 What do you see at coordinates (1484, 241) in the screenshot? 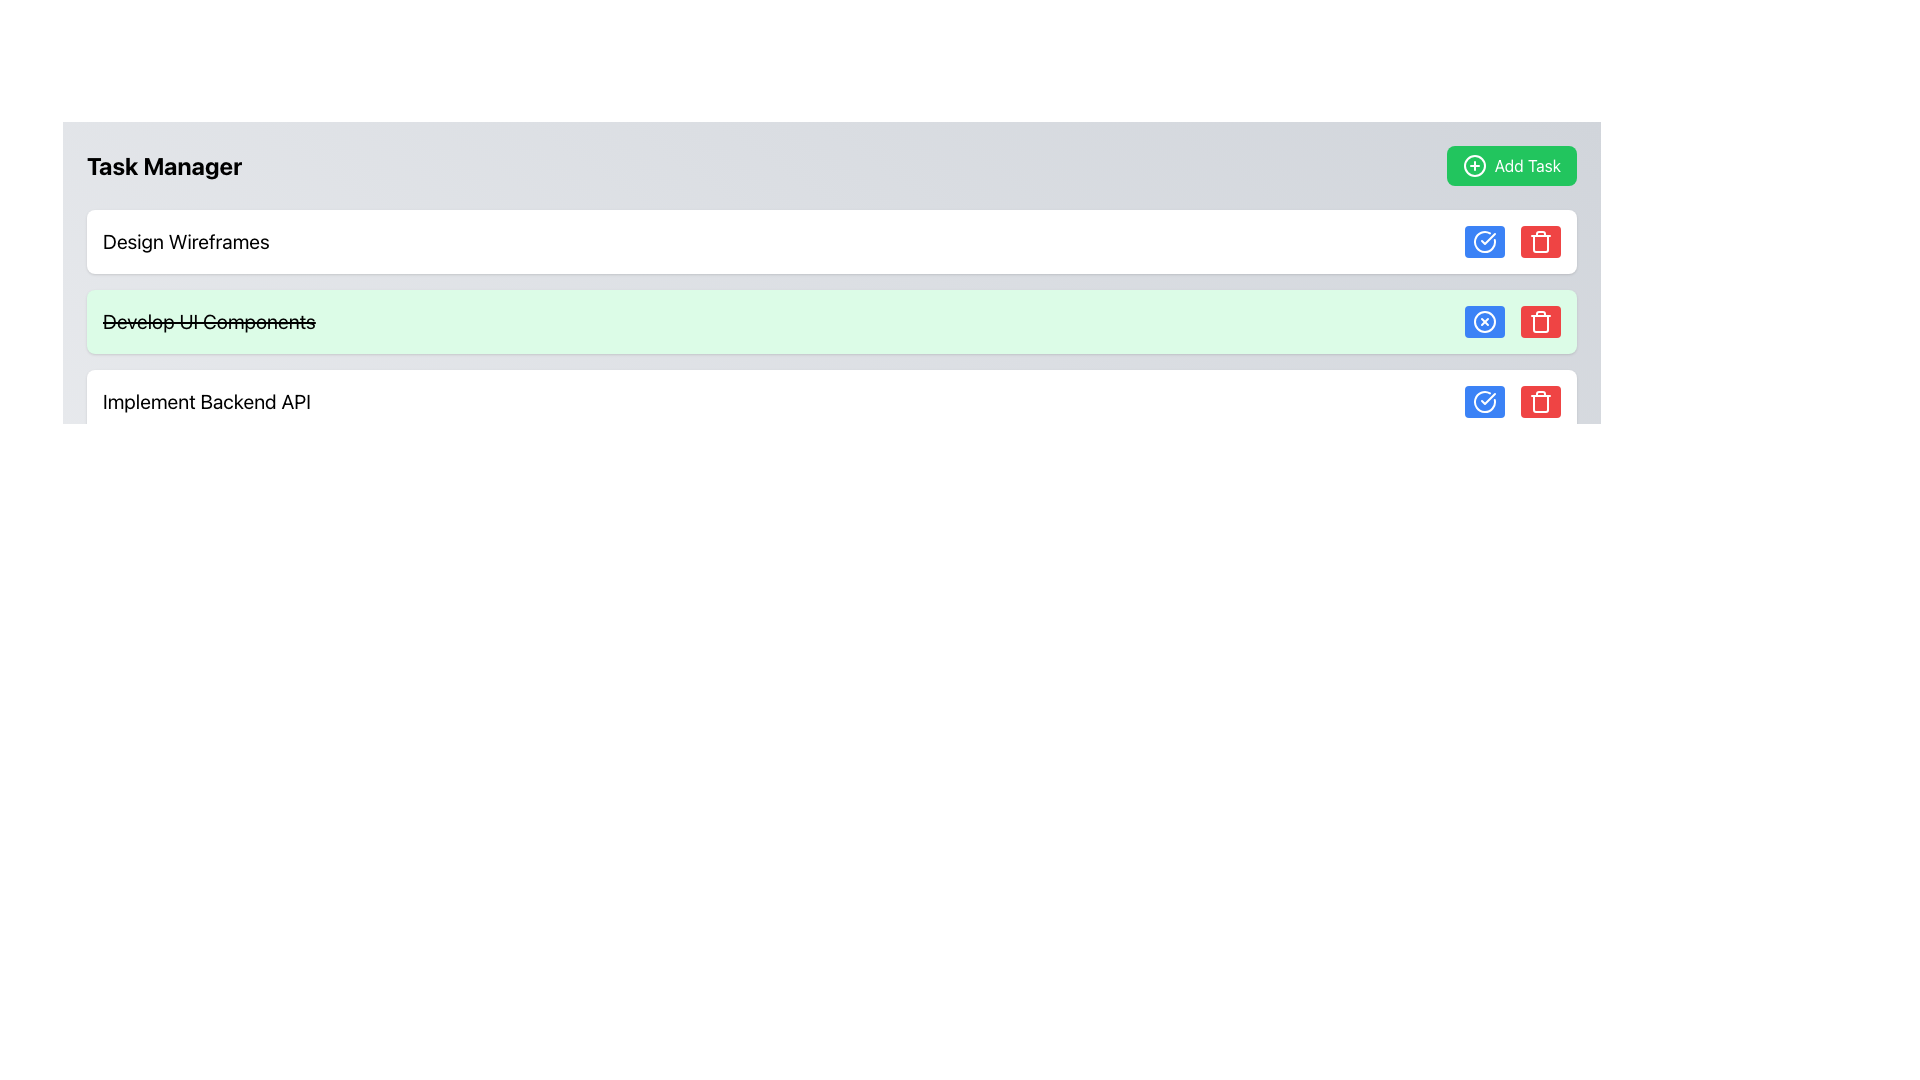
I see `the confirmation button, which is the third icon in the row of action icons to the right of the 'Implement Backend API' list item` at bounding box center [1484, 241].